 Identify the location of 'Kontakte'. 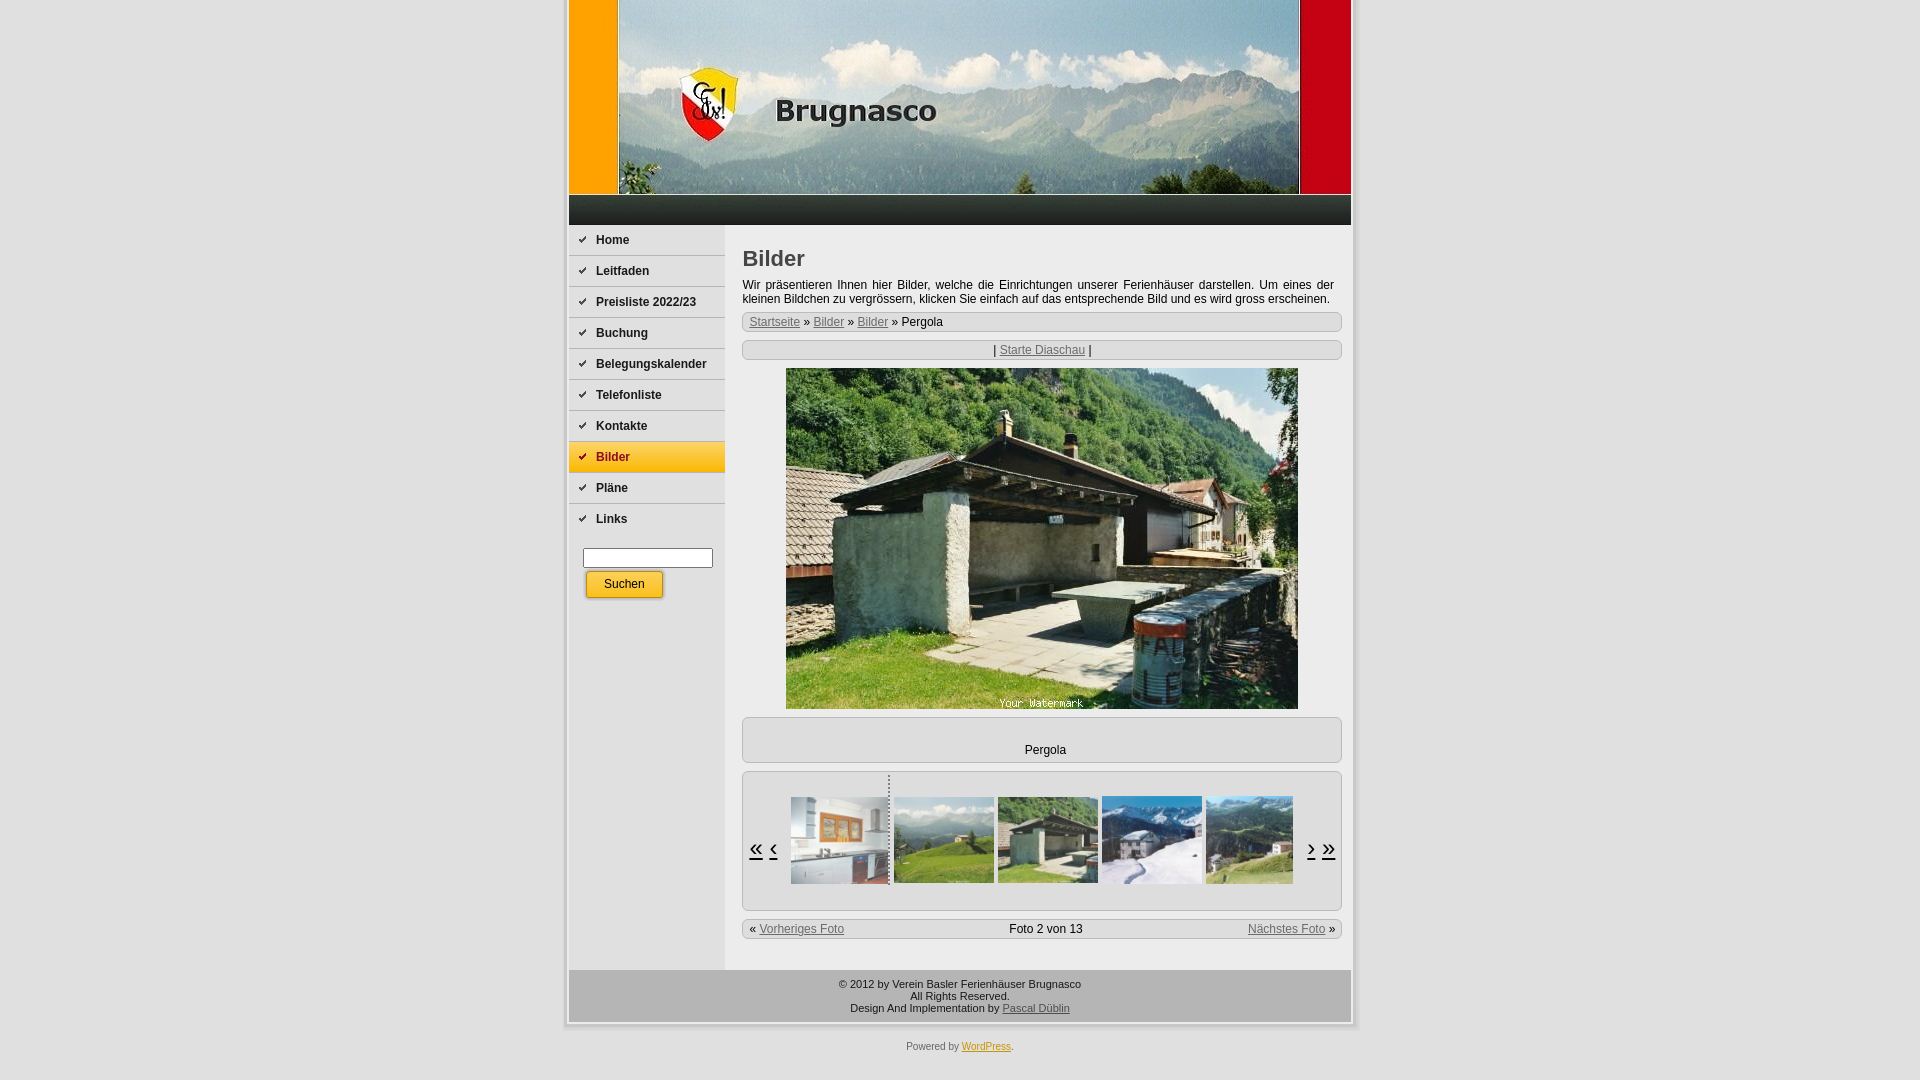
(647, 424).